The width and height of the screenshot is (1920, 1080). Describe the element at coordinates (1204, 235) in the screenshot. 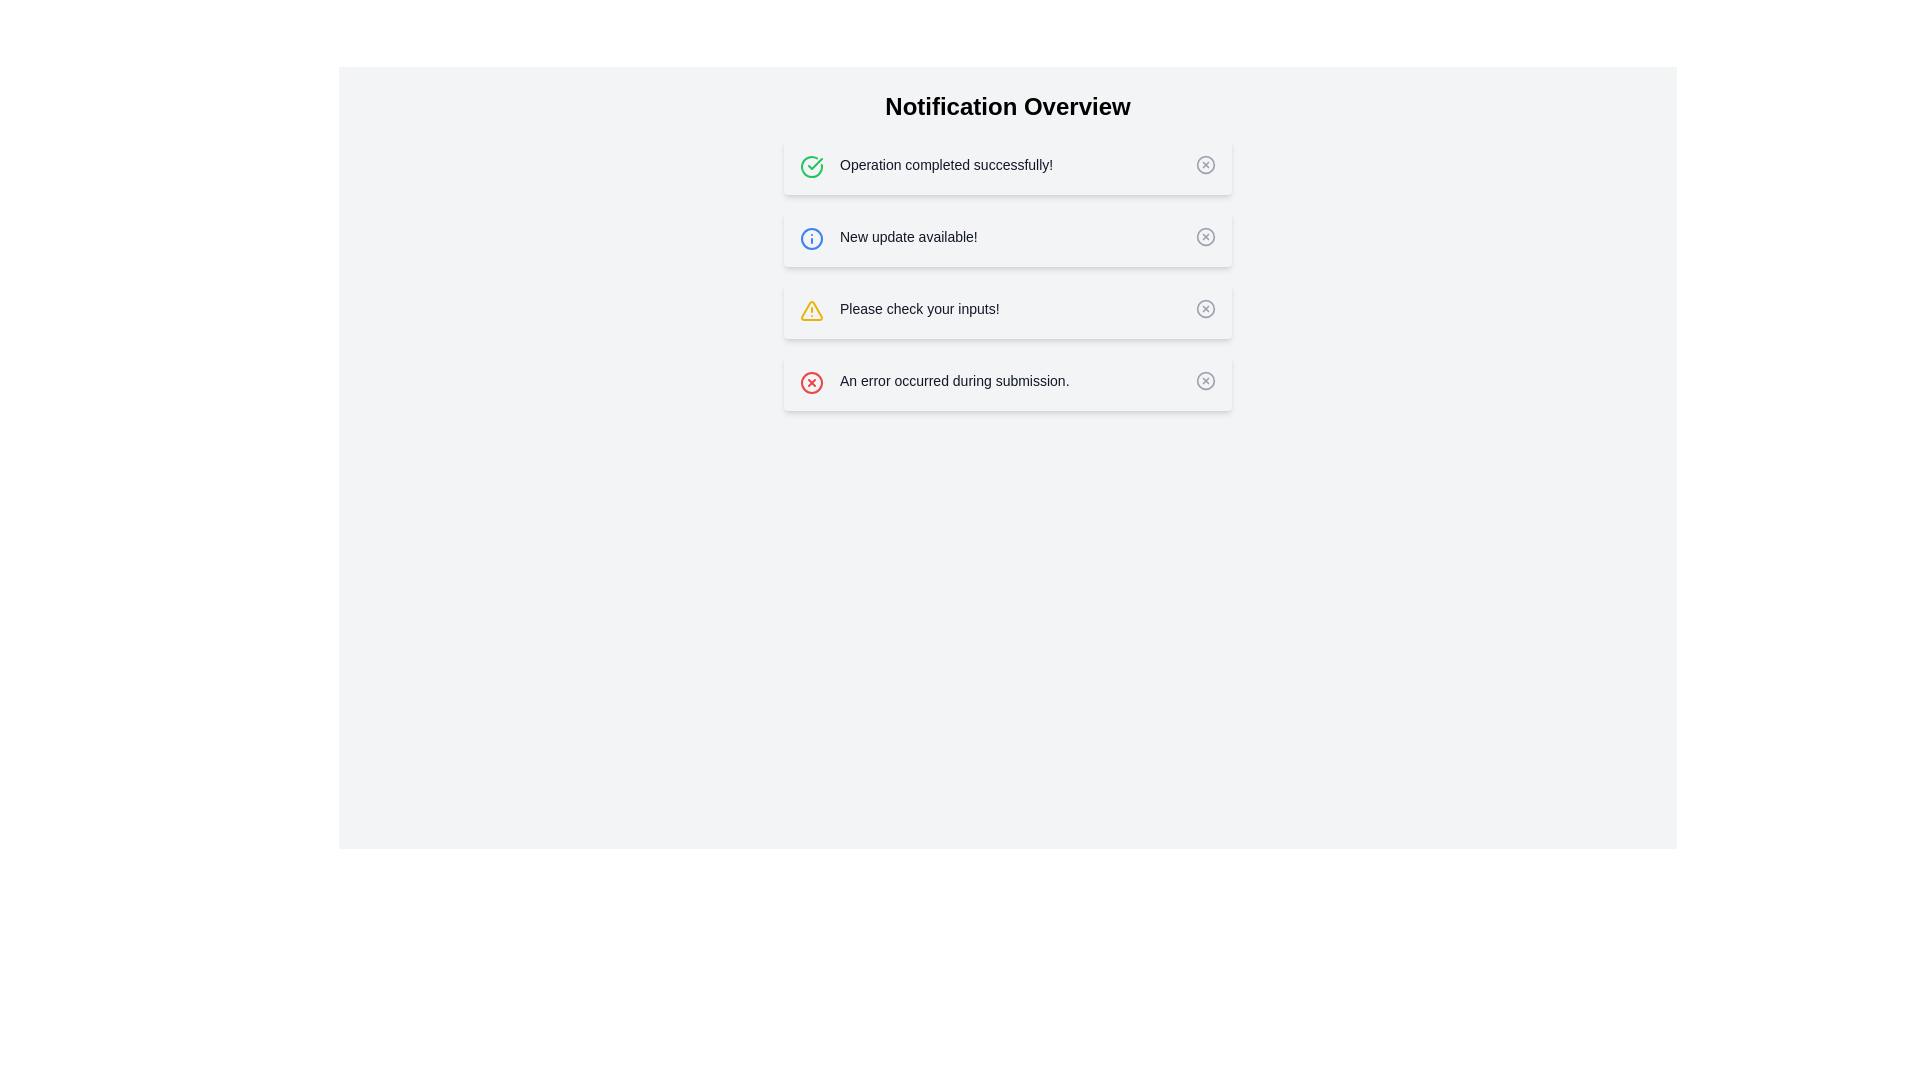

I see `the second circular button with an 'X' icon located in the top-right area of the notification card labeled 'New update available!'` at that location.